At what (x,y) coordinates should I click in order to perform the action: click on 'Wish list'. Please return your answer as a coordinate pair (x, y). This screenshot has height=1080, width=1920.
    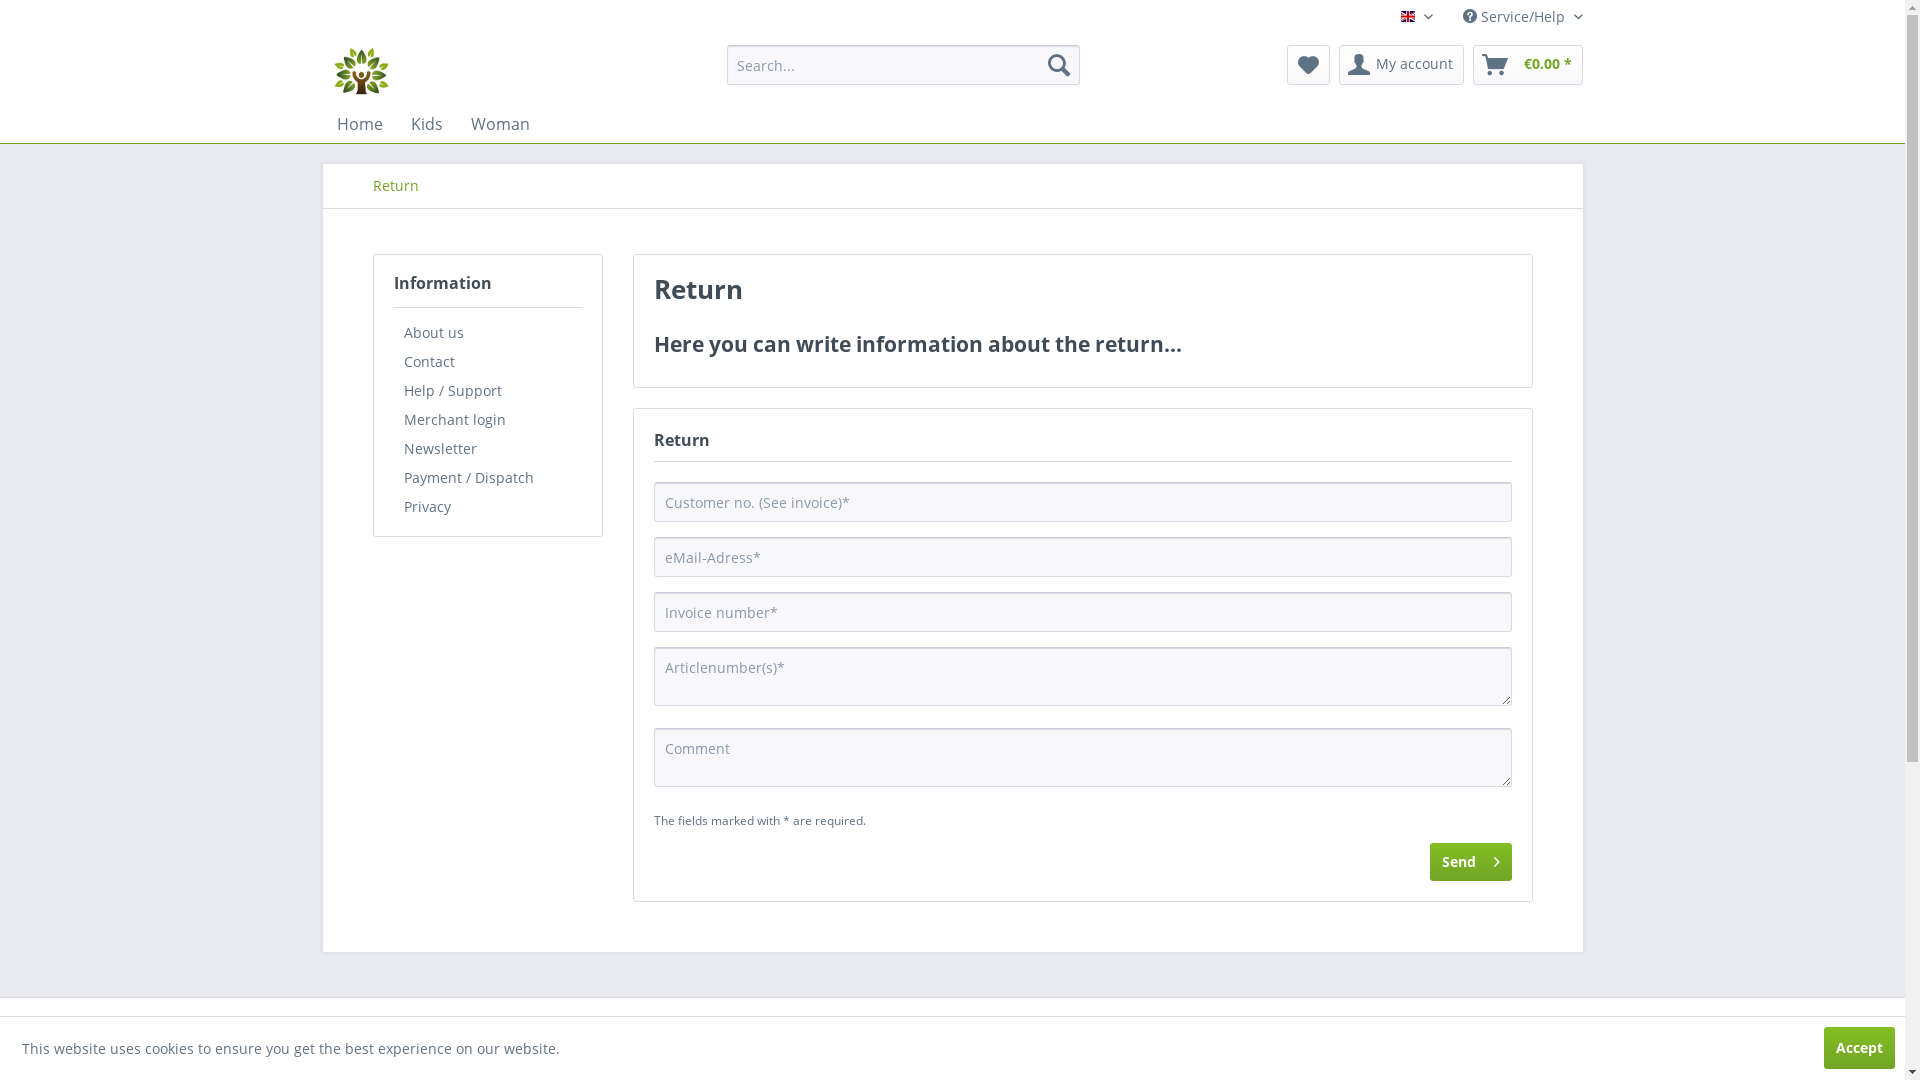
    Looking at the image, I should click on (1307, 64).